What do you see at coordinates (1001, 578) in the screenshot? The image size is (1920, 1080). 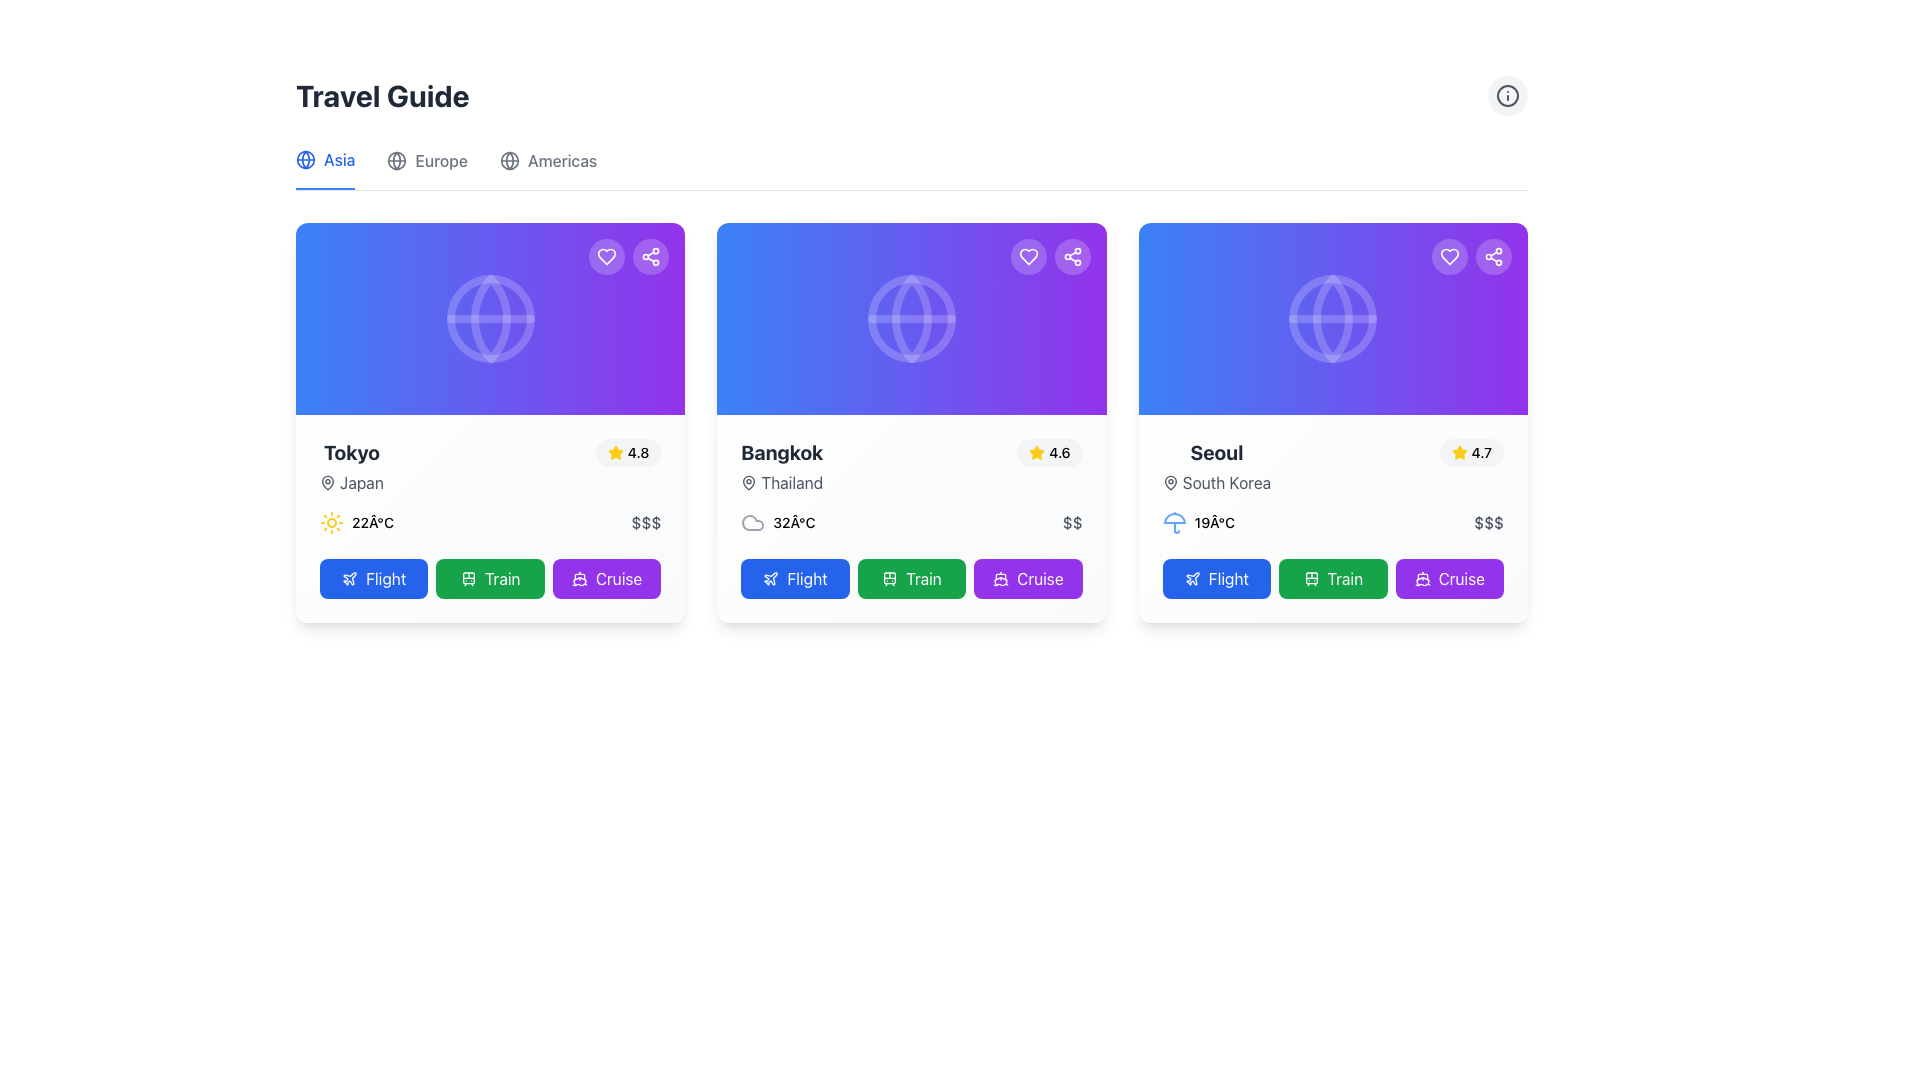 I see `the cruise transportation icon located within the purple 'Cruise' button at the bottom section of the middle card for the Bangkok destination` at bounding box center [1001, 578].